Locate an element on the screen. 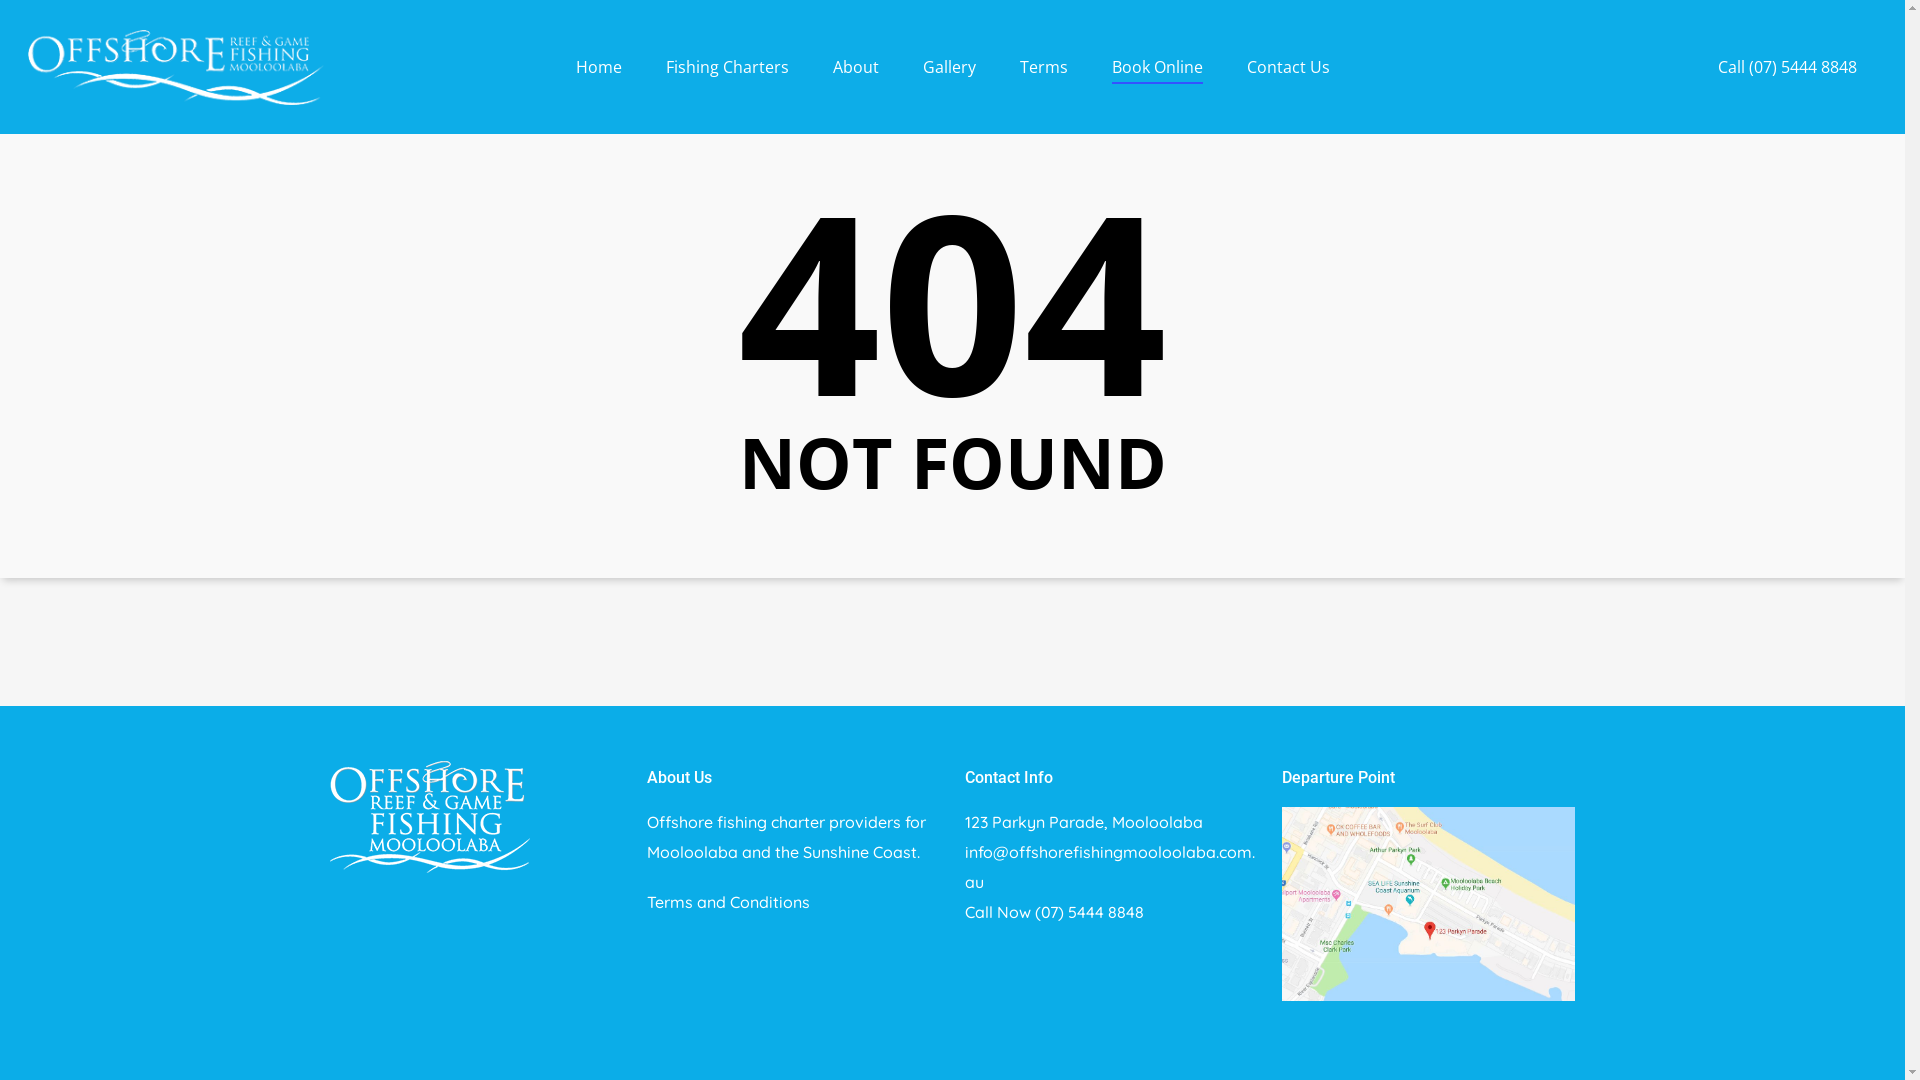 The image size is (1920, 1080). 'Contact Us' is located at coordinates (1287, 80).